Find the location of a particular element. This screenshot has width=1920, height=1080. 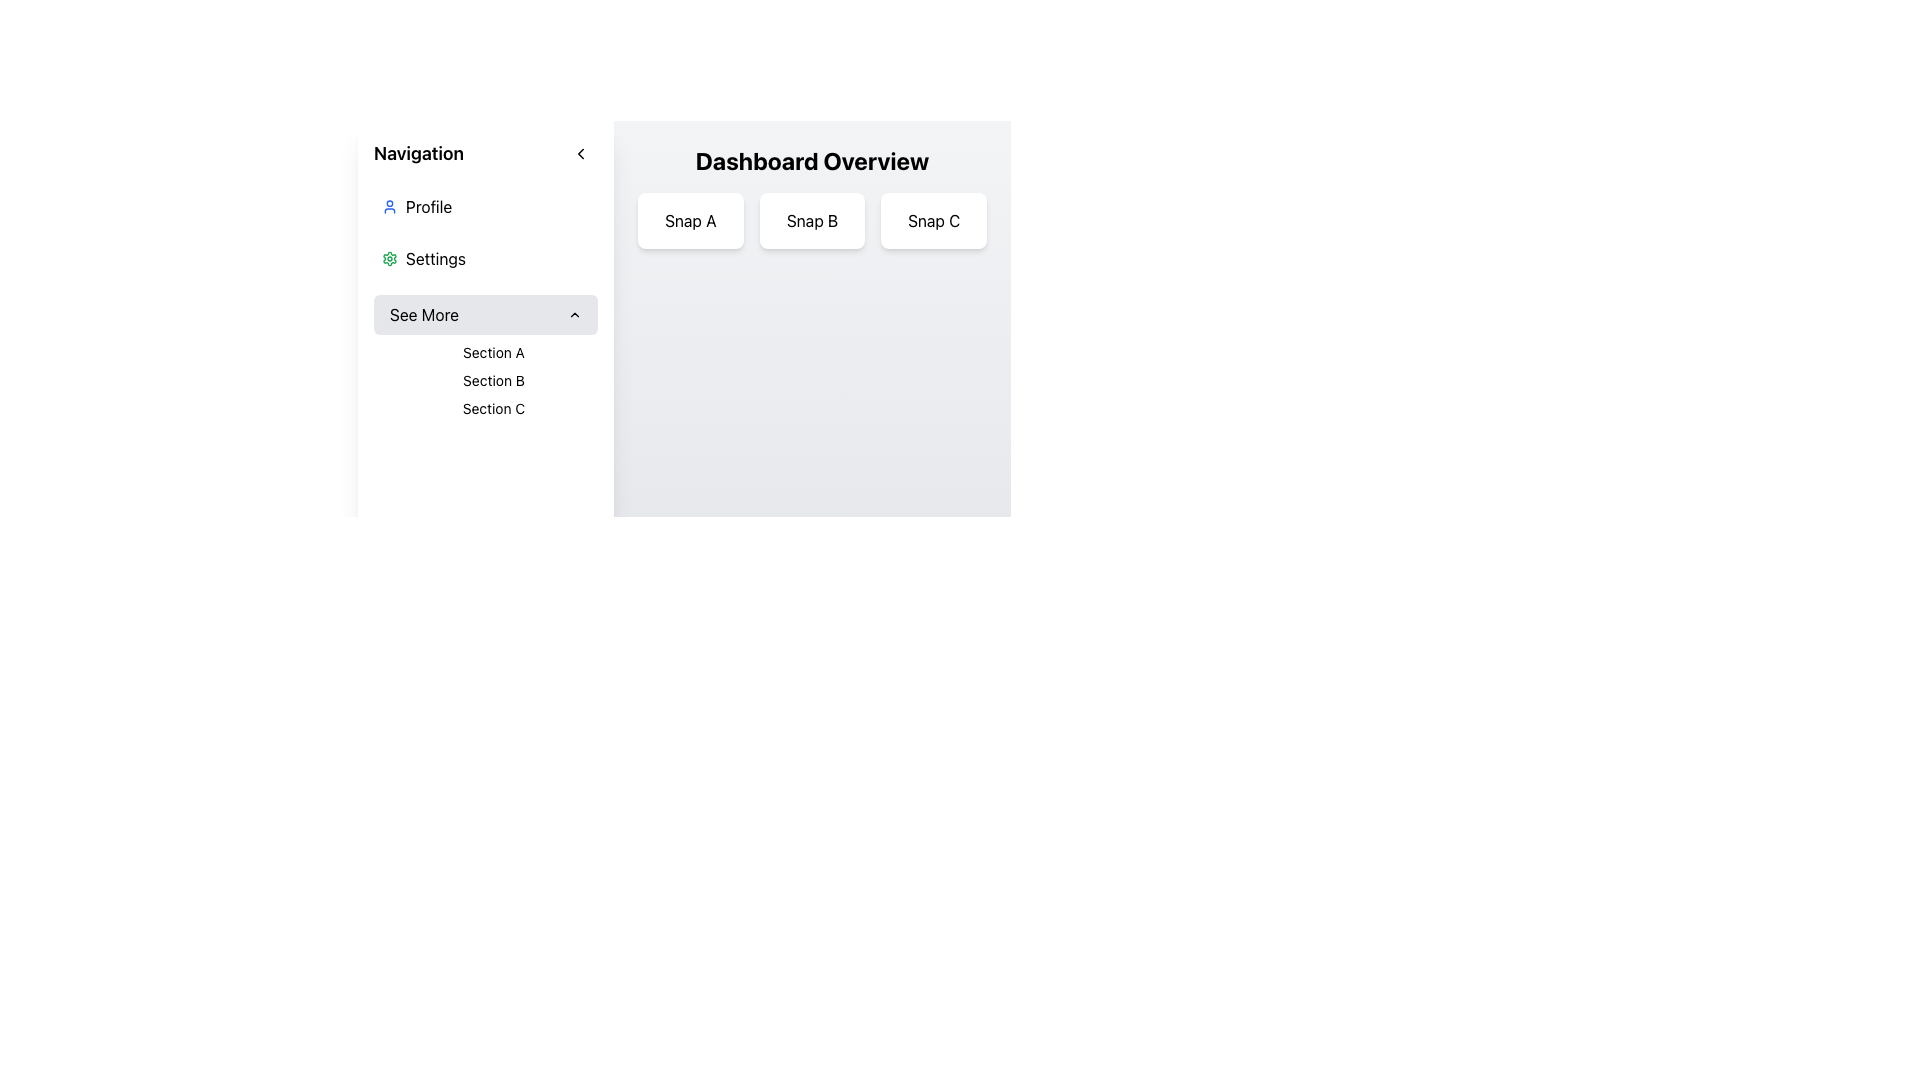

text label 'Section C' which is the last item in the navigation pane under the 'See More' section is located at coordinates (494, 407).